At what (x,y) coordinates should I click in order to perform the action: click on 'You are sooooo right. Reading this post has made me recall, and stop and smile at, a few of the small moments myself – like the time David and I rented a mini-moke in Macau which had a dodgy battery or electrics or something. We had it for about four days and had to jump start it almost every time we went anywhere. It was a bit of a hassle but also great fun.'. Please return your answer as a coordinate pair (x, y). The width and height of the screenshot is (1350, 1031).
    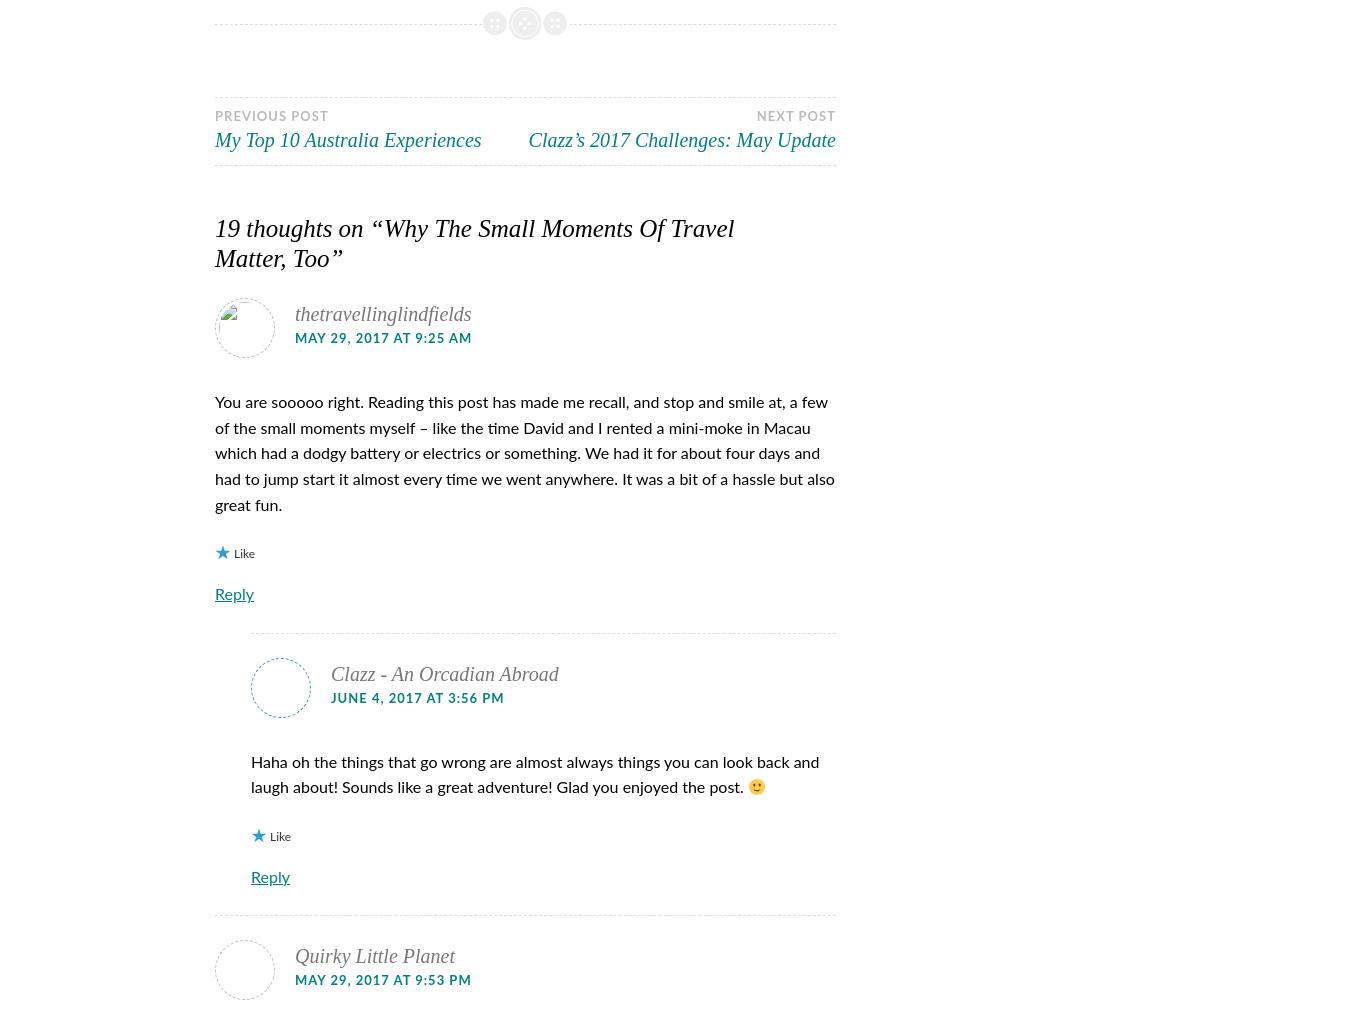
    Looking at the image, I should click on (215, 453).